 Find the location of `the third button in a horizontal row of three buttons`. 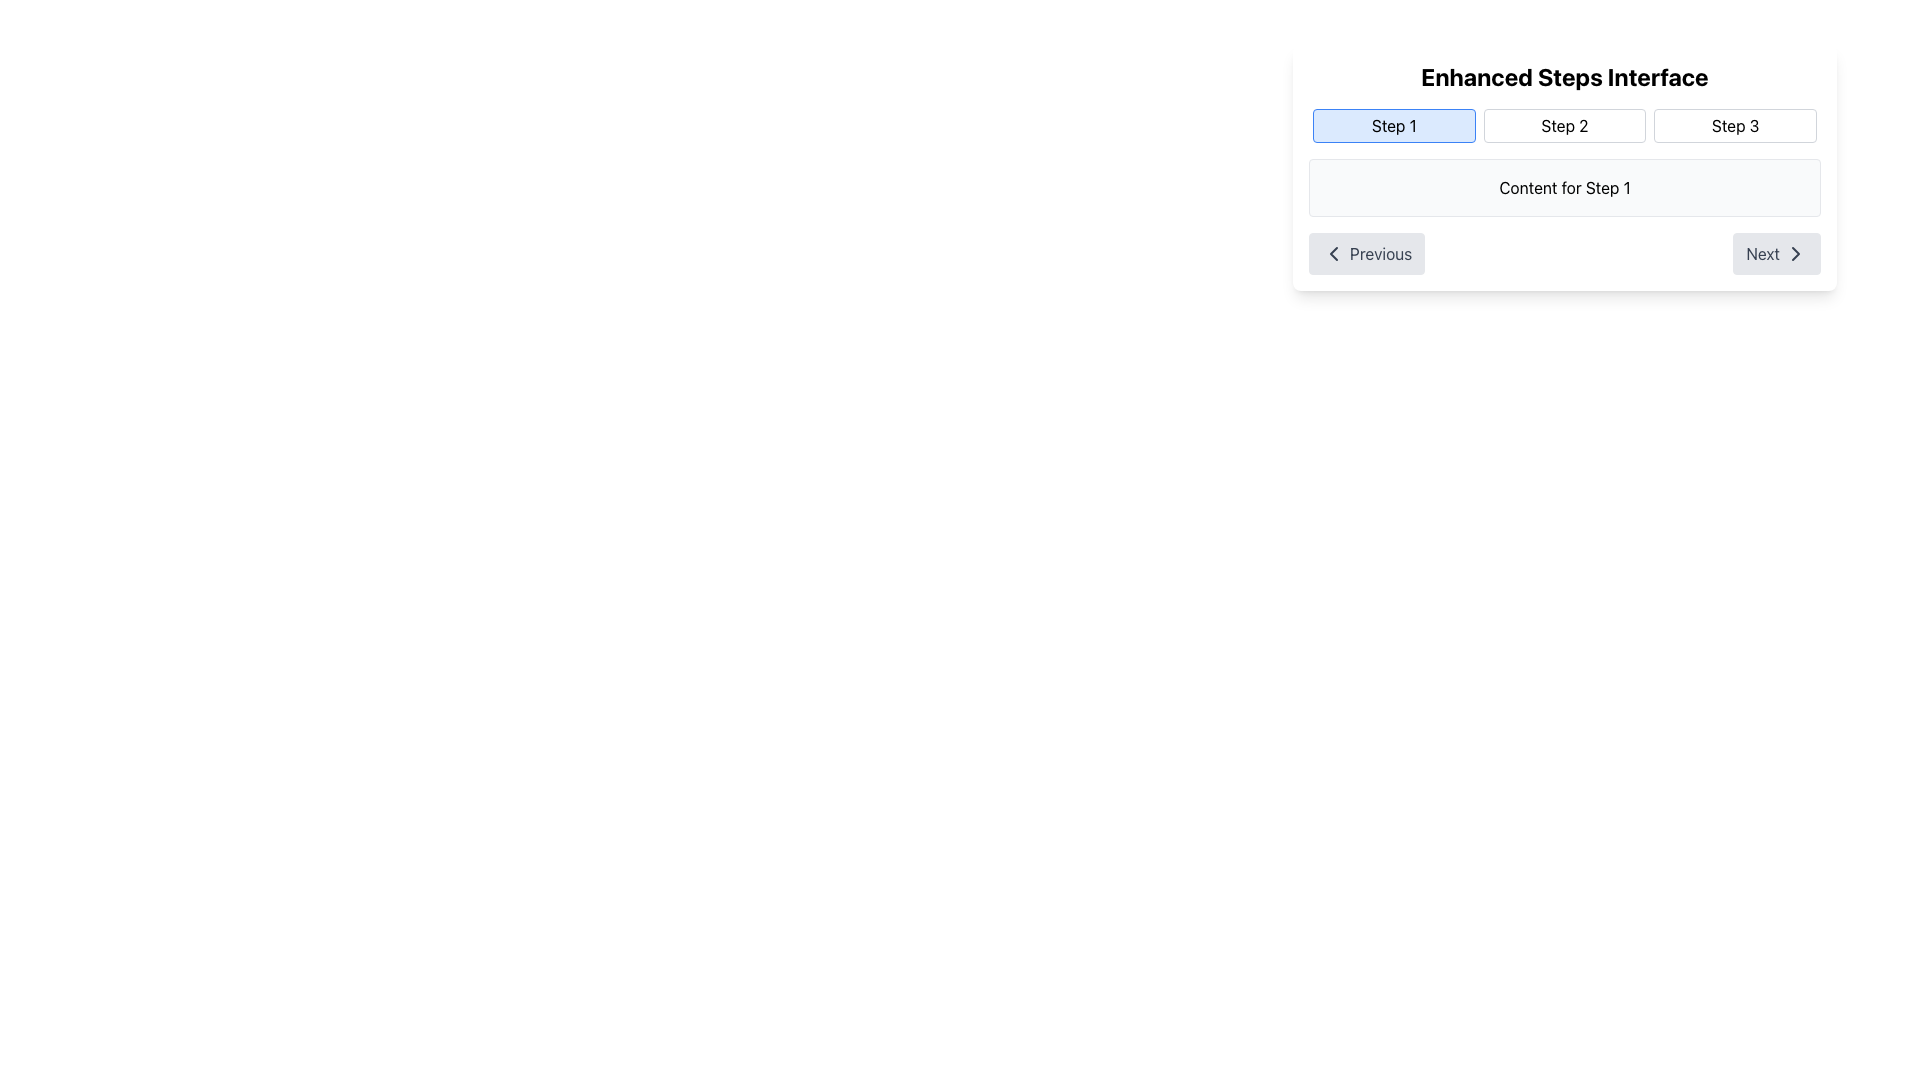

the third button in a horizontal row of three buttons is located at coordinates (1734, 126).